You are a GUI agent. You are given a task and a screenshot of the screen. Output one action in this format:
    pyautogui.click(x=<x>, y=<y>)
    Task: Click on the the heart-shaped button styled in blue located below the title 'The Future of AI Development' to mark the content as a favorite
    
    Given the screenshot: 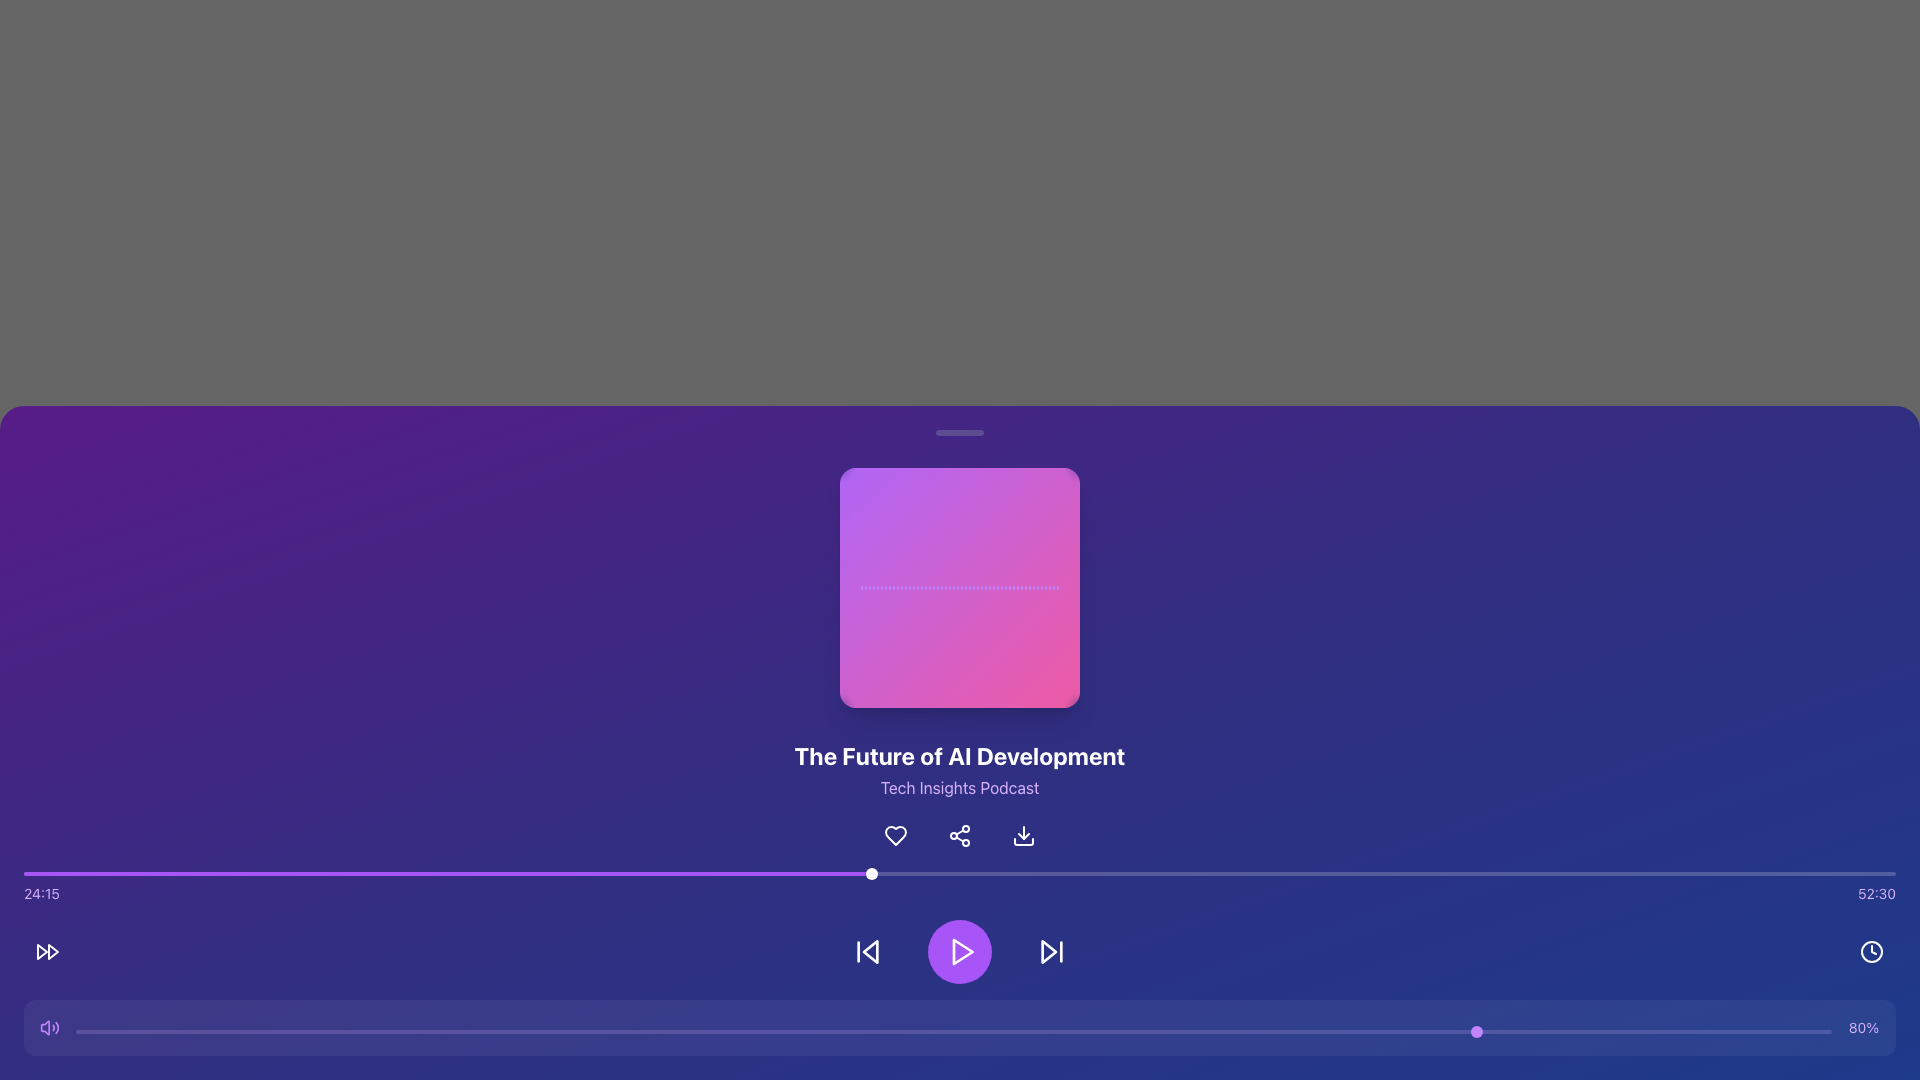 What is the action you would take?
    pyautogui.click(x=895, y=836)
    